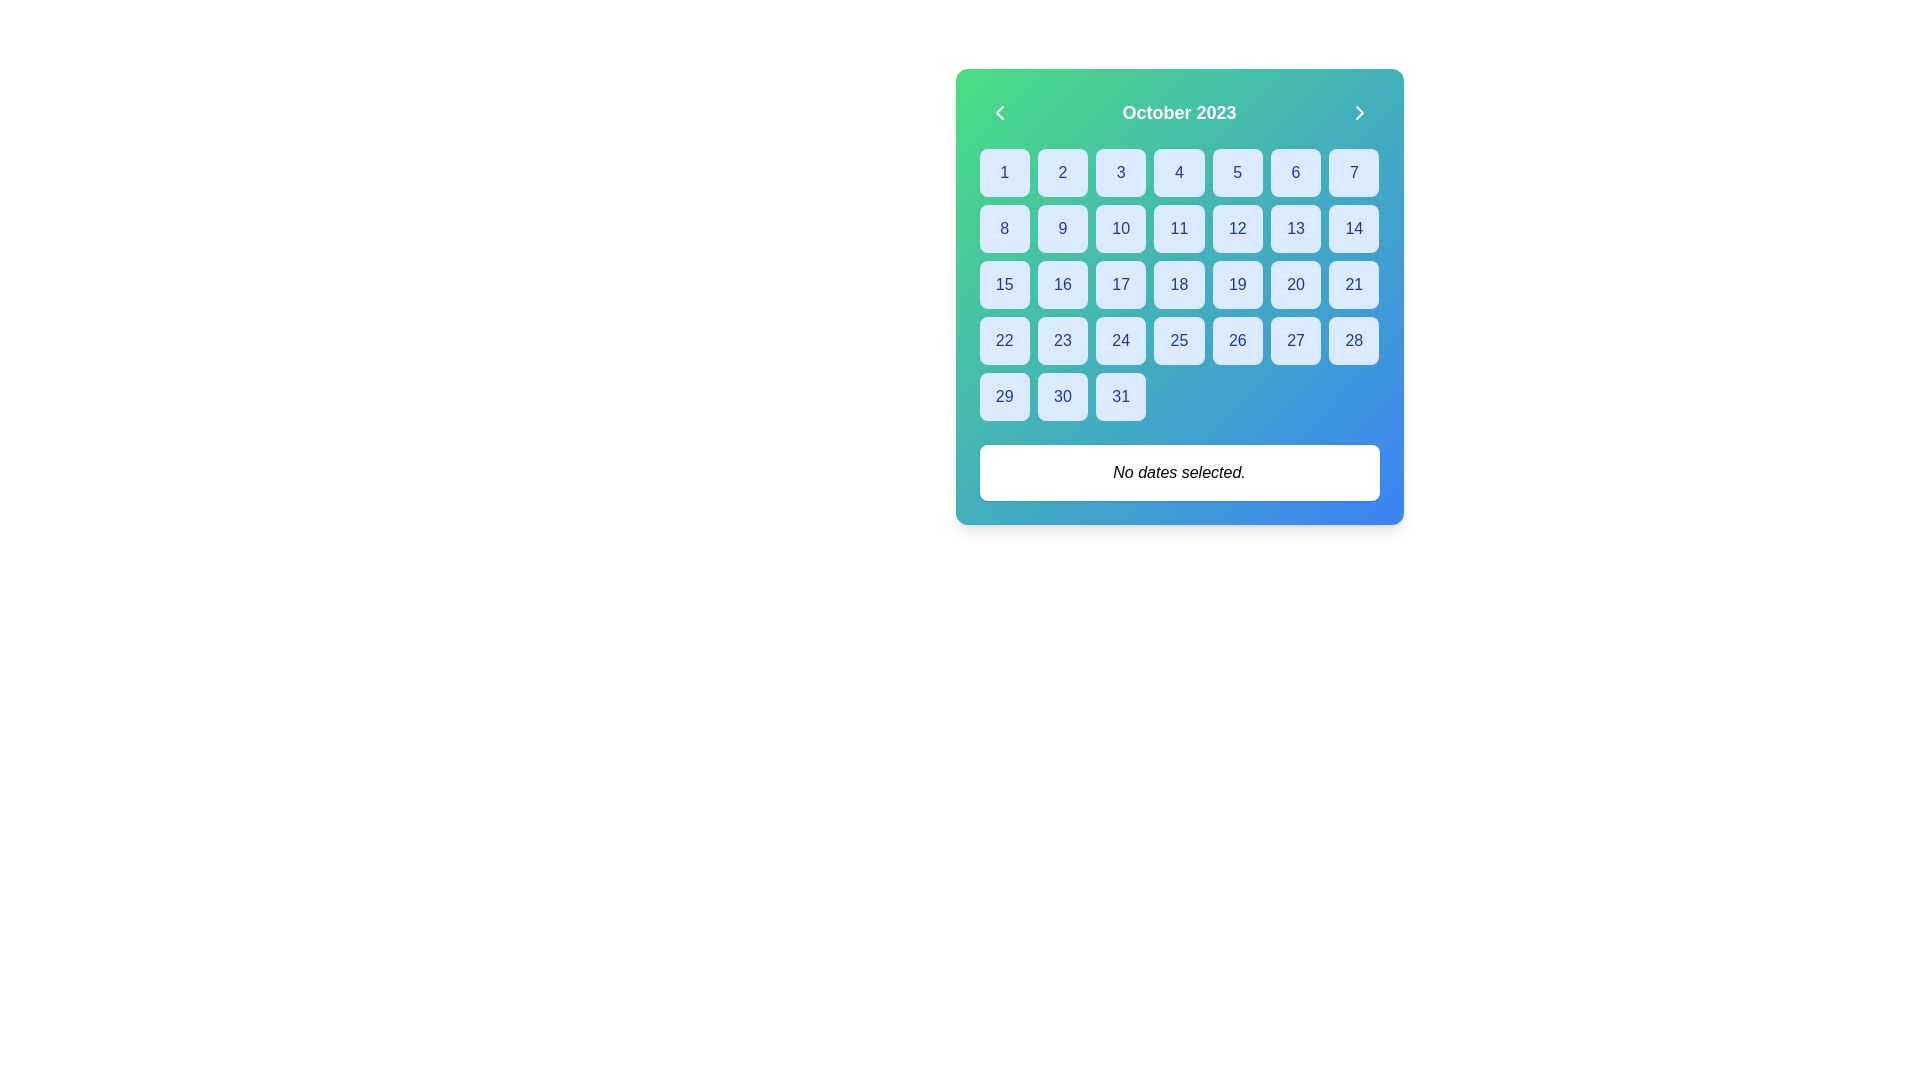  I want to click on the rightmost button in the calendar header, so click(1359, 112).